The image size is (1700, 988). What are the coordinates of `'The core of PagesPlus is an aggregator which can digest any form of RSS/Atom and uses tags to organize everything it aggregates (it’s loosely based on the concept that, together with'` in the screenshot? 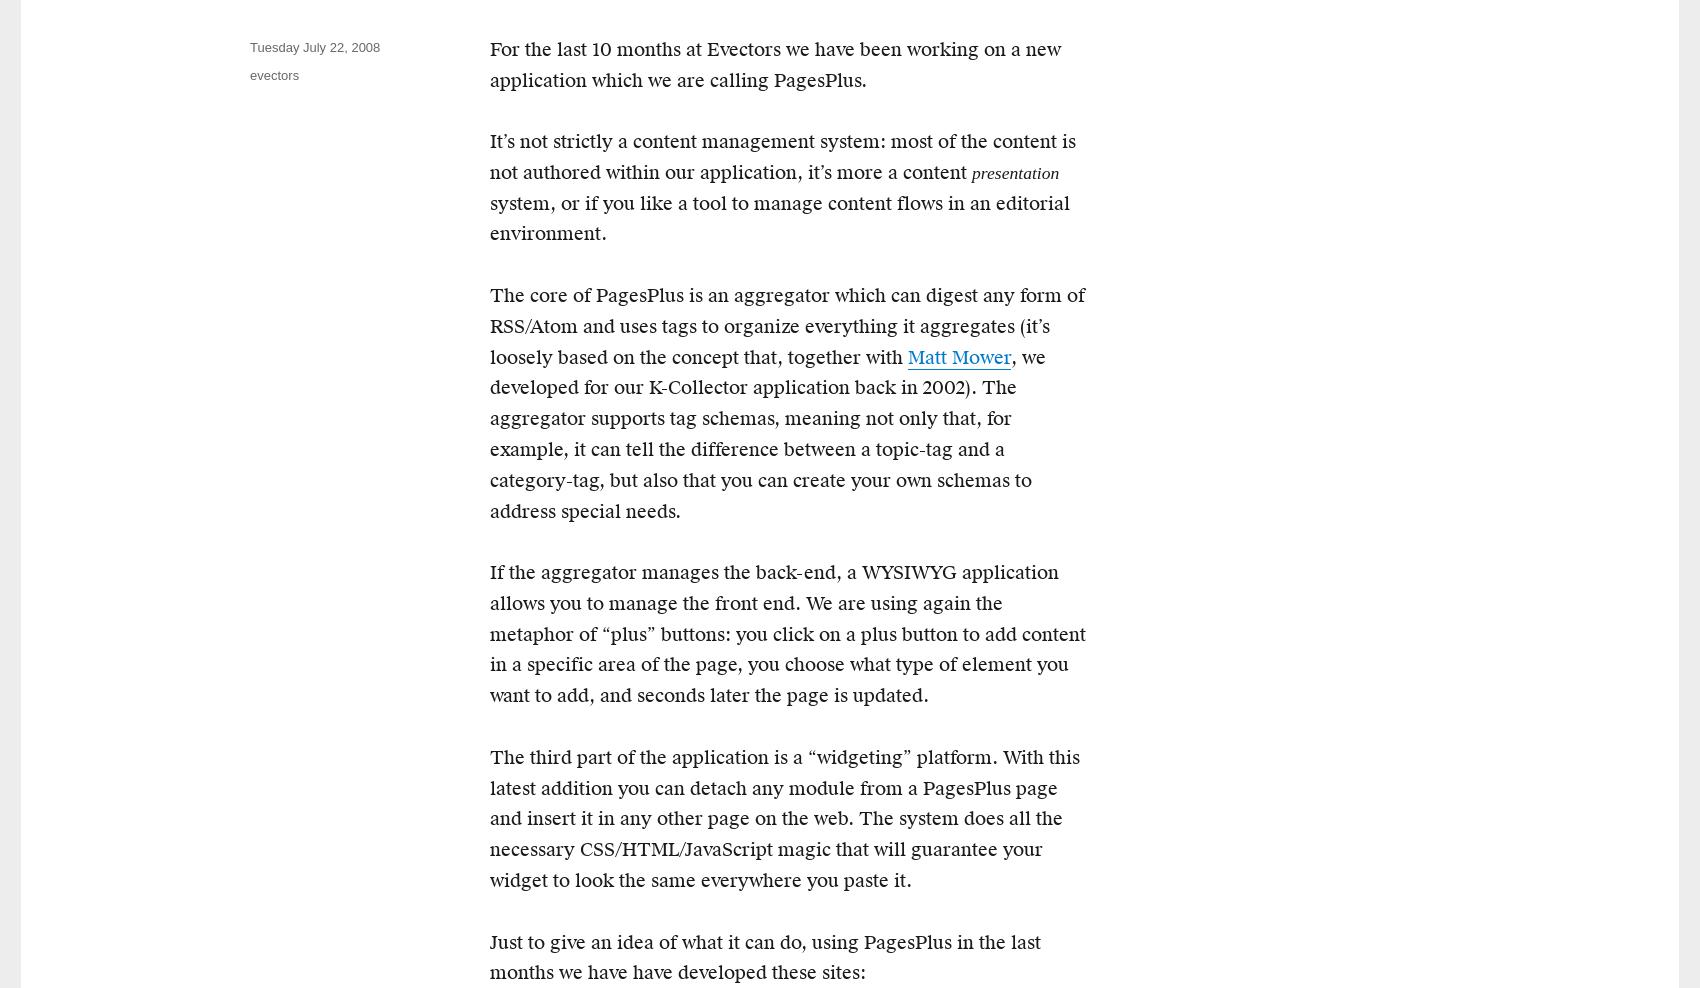 It's located at (786, 326).